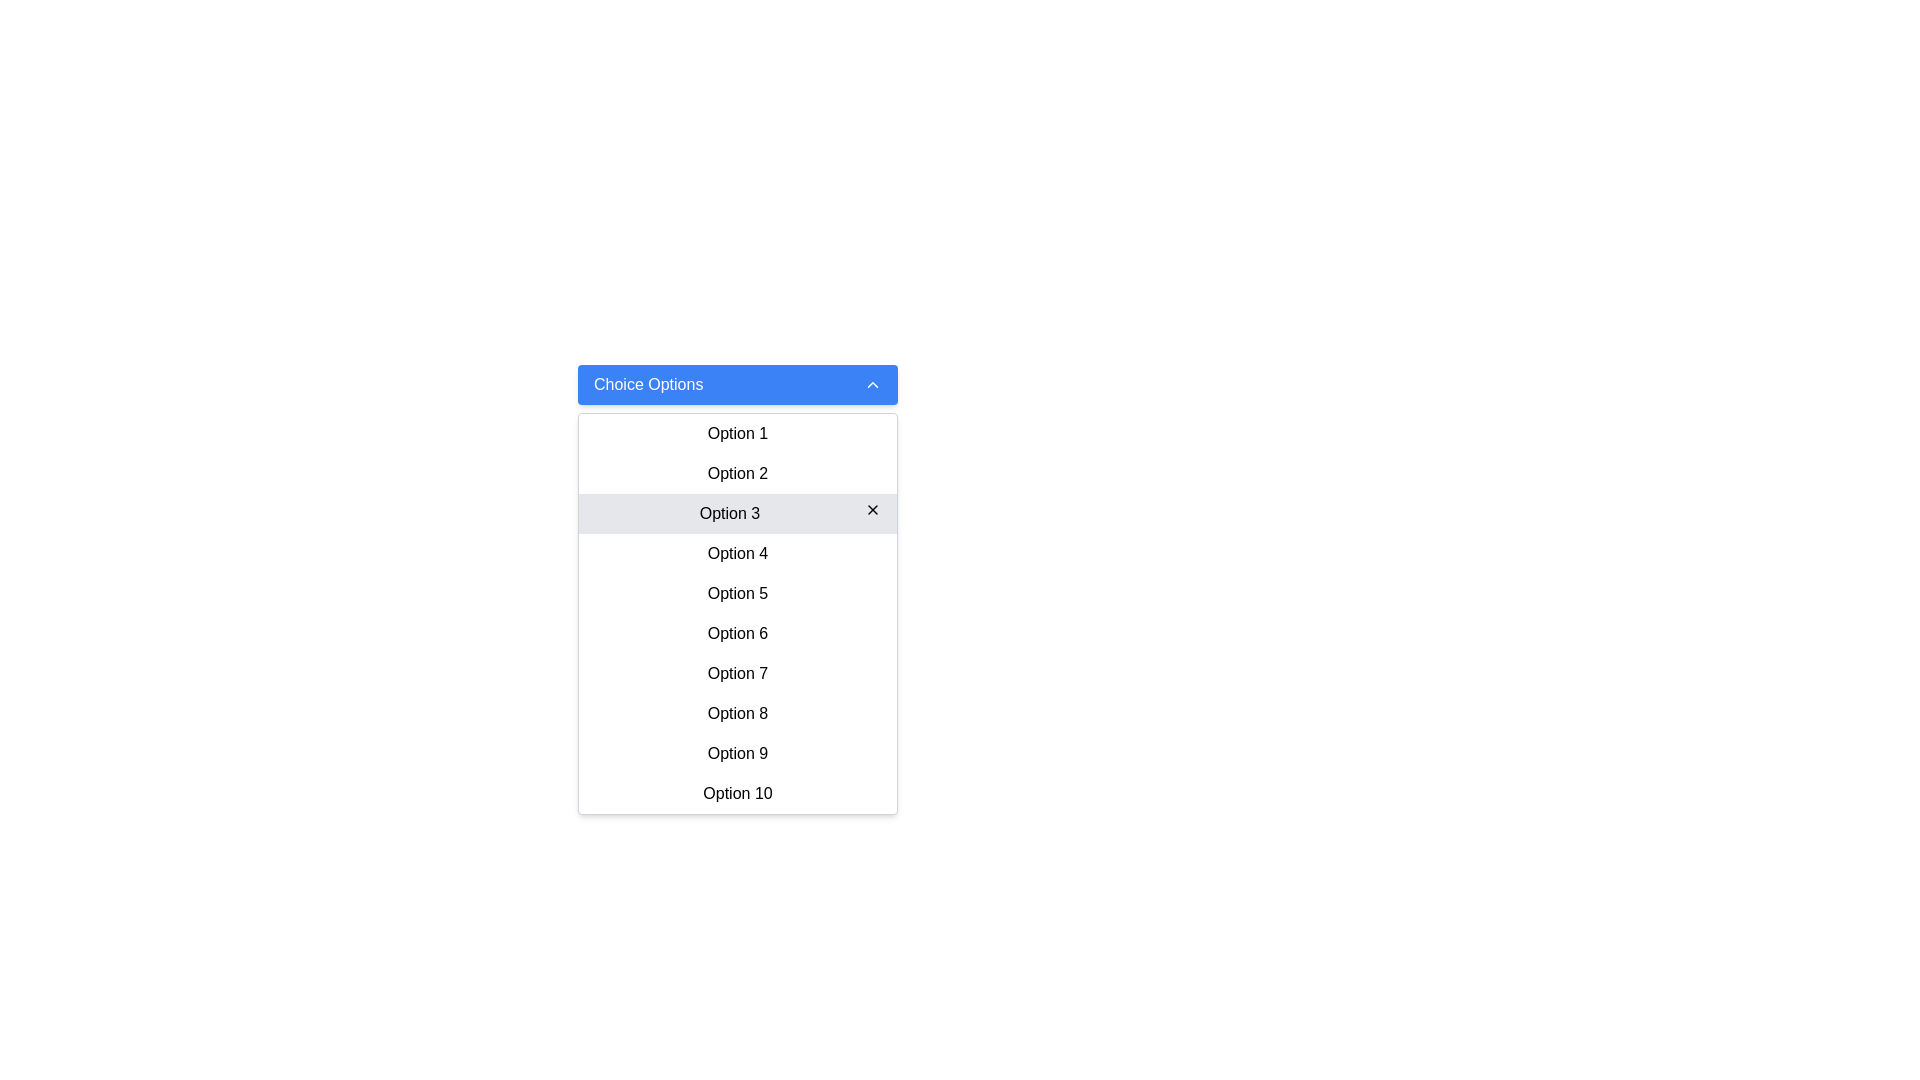 The height and width of the screenshot is (1080, 1920). I want to click on the text label displaying 'Option 9', so click(737, 753).